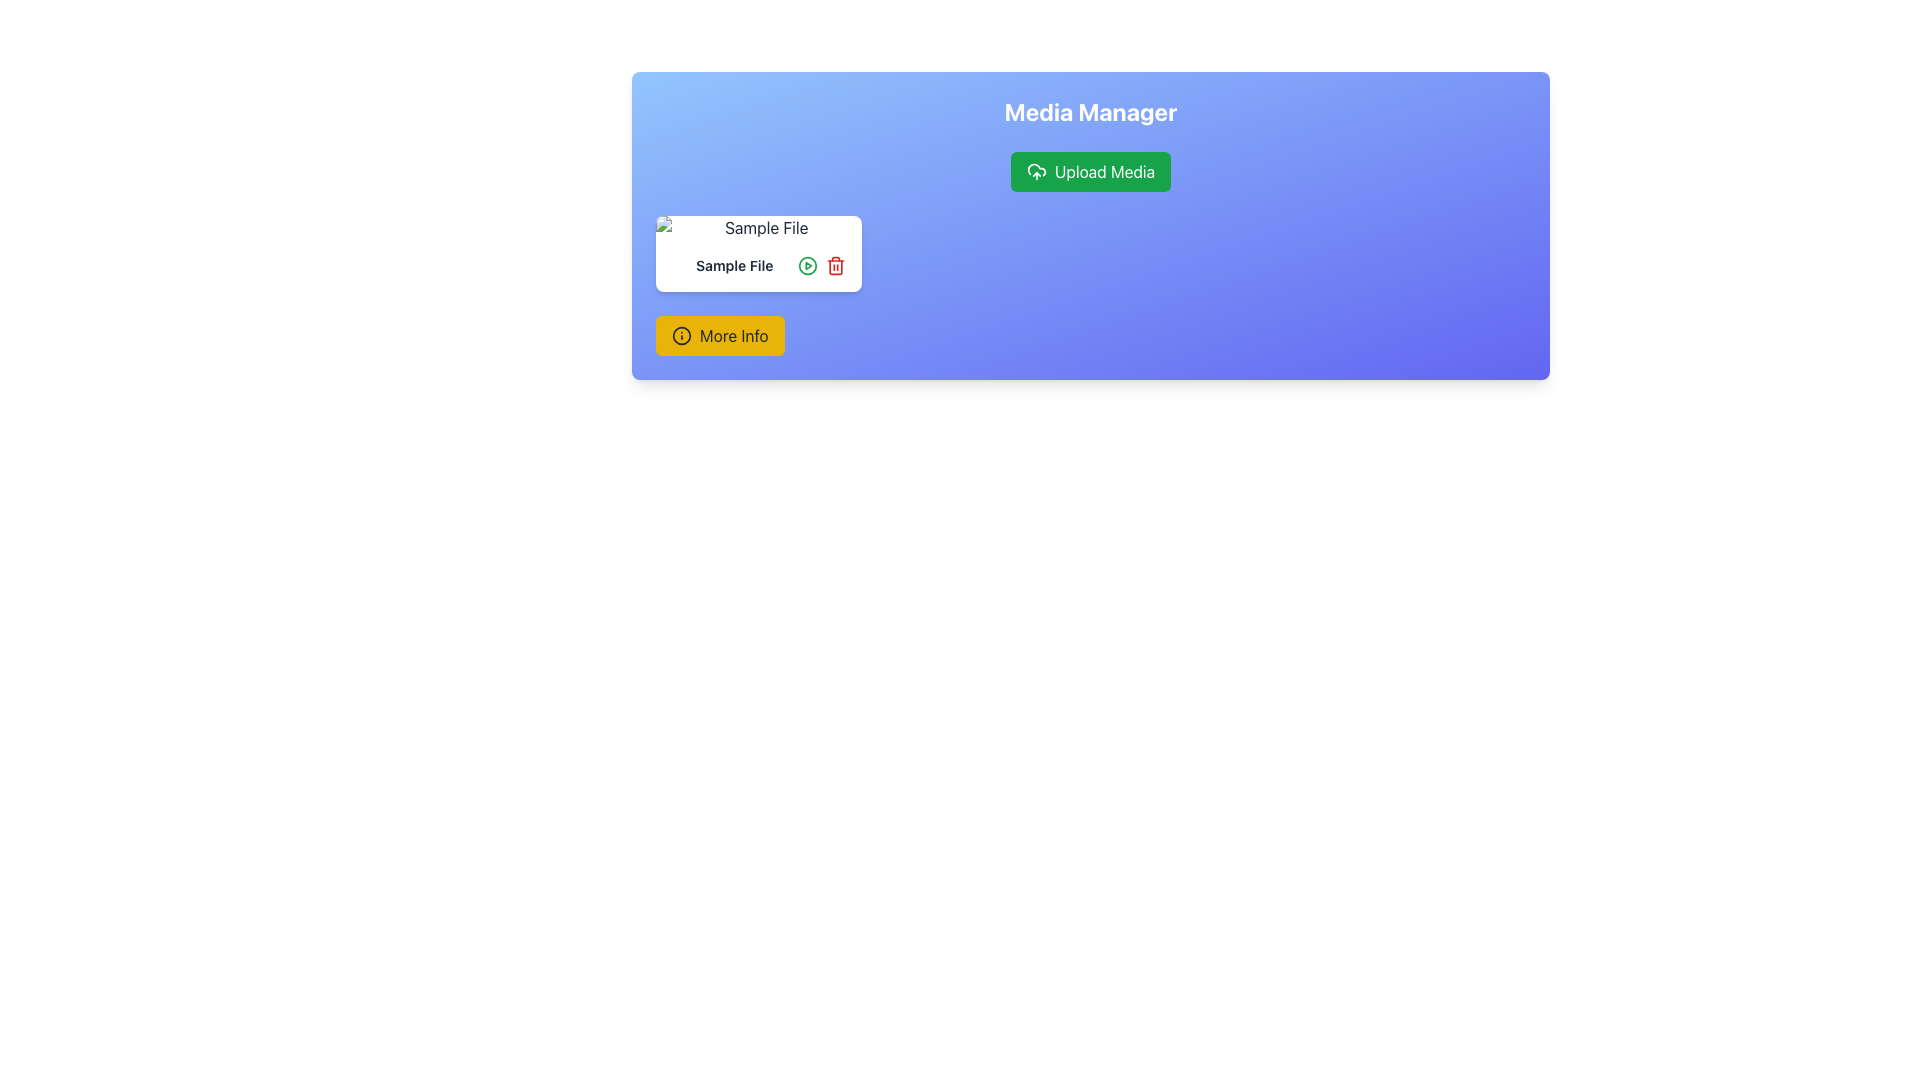 Image resolution: width=1920 pixels, height=1080 pixels. Describe the element at coordinates (681, 334) in the screenshot. I see `the circular information icon located at the center of the yellow 'More Info' button` at that location.